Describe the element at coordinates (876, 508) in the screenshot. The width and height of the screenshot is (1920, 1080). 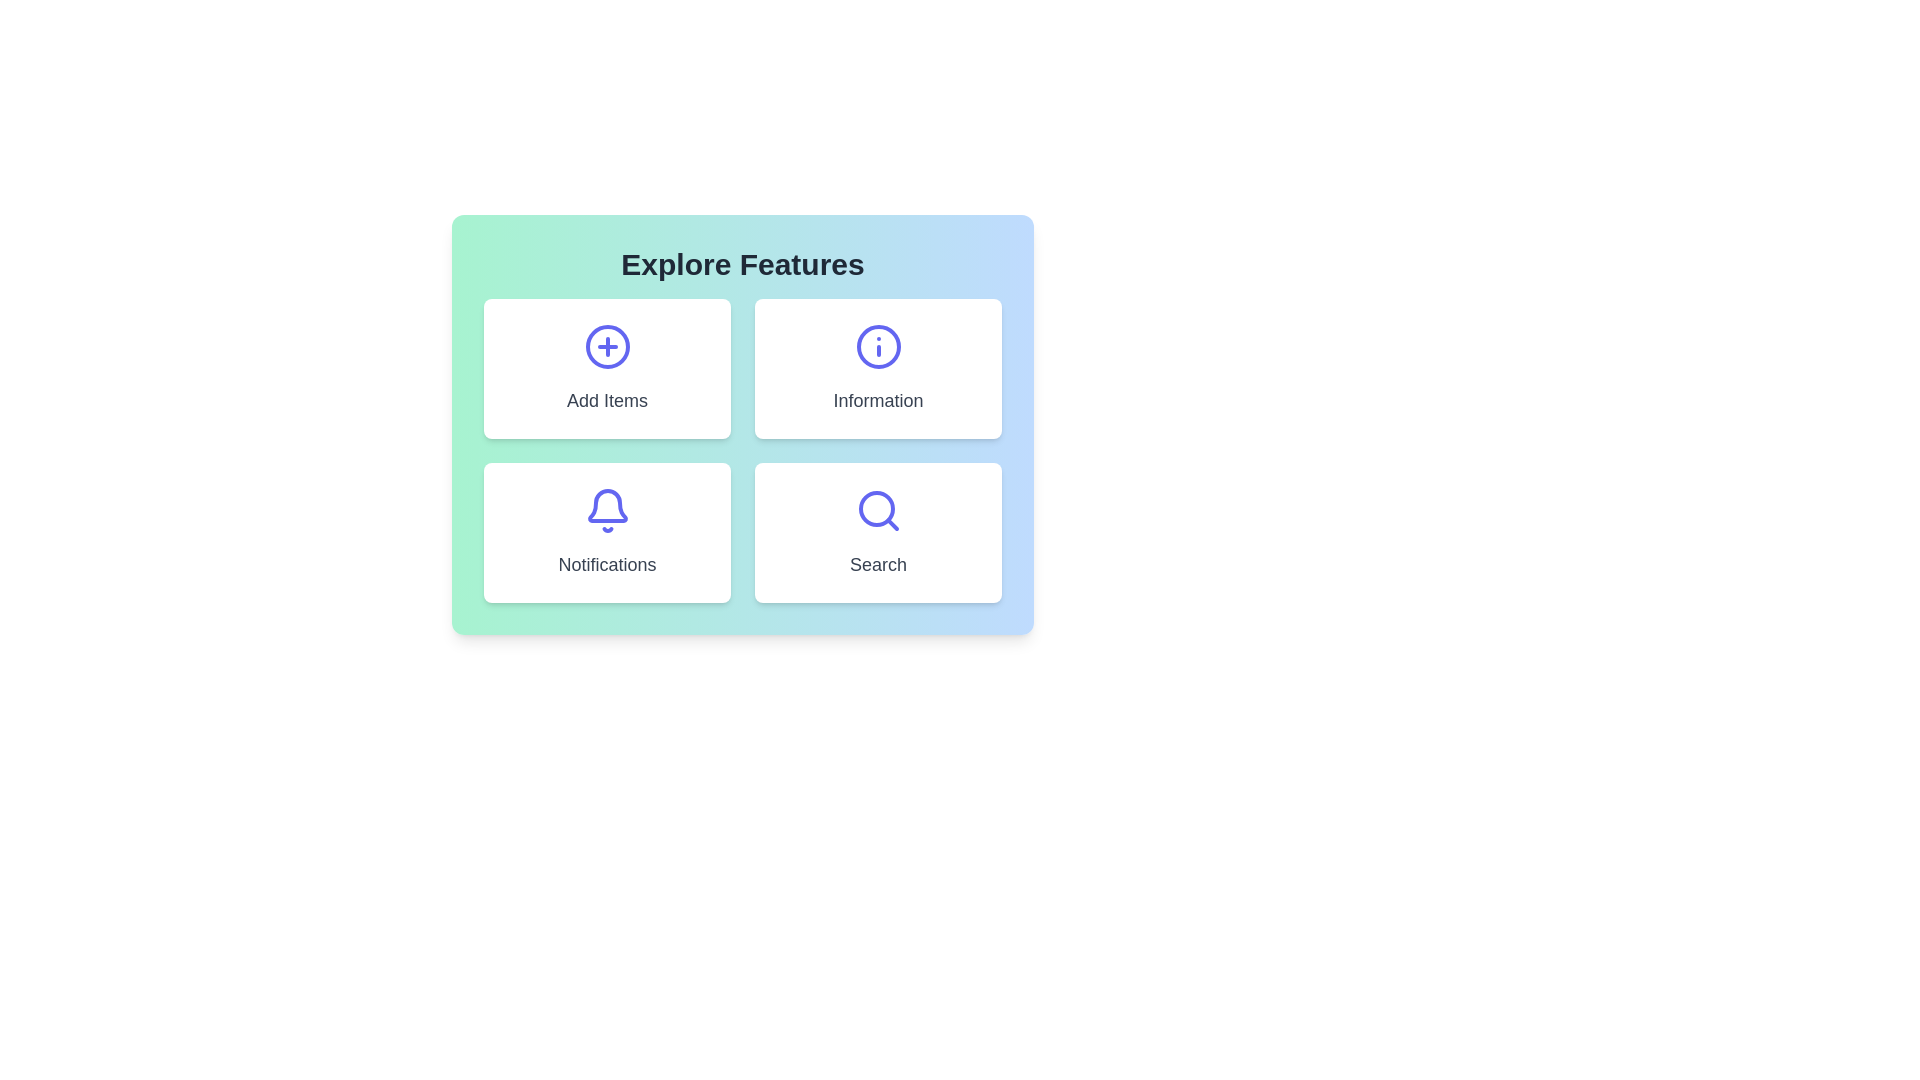
I see `the circular component centered within the Search icon, which is part of a four-option grid layout` at that location.